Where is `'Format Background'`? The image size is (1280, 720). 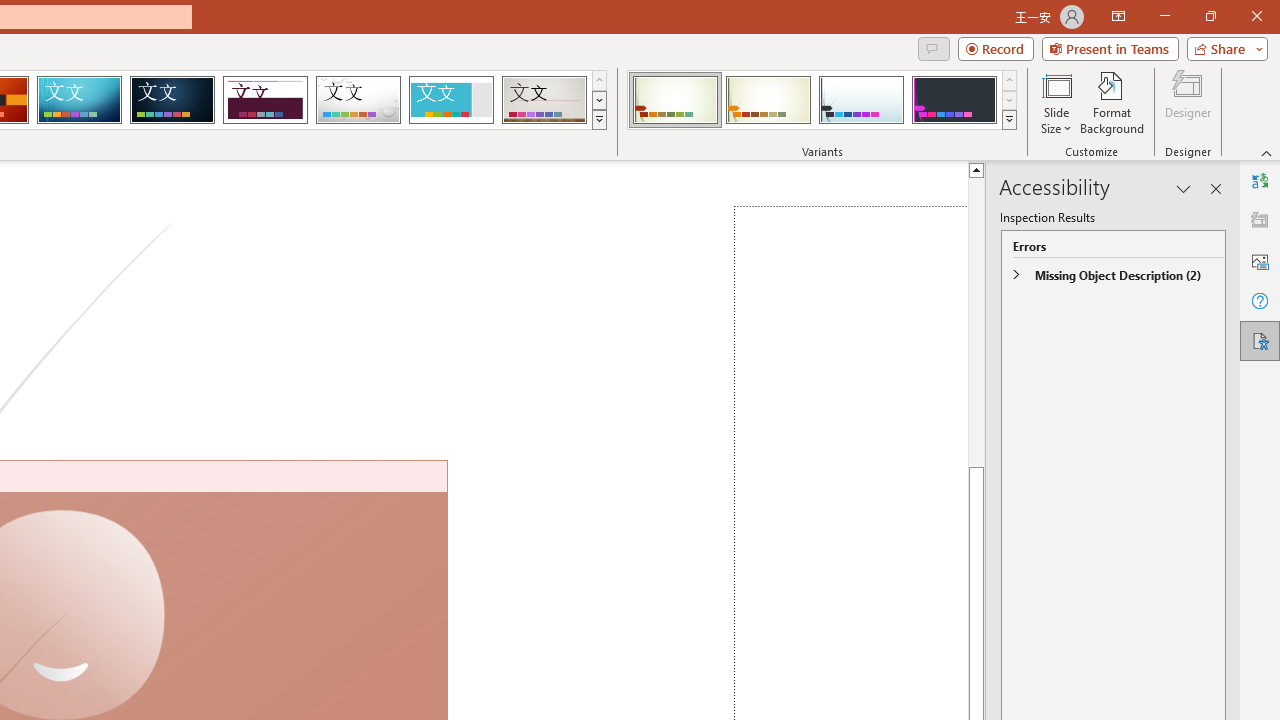
'Format Background' is located at coordinates (1111, 103).